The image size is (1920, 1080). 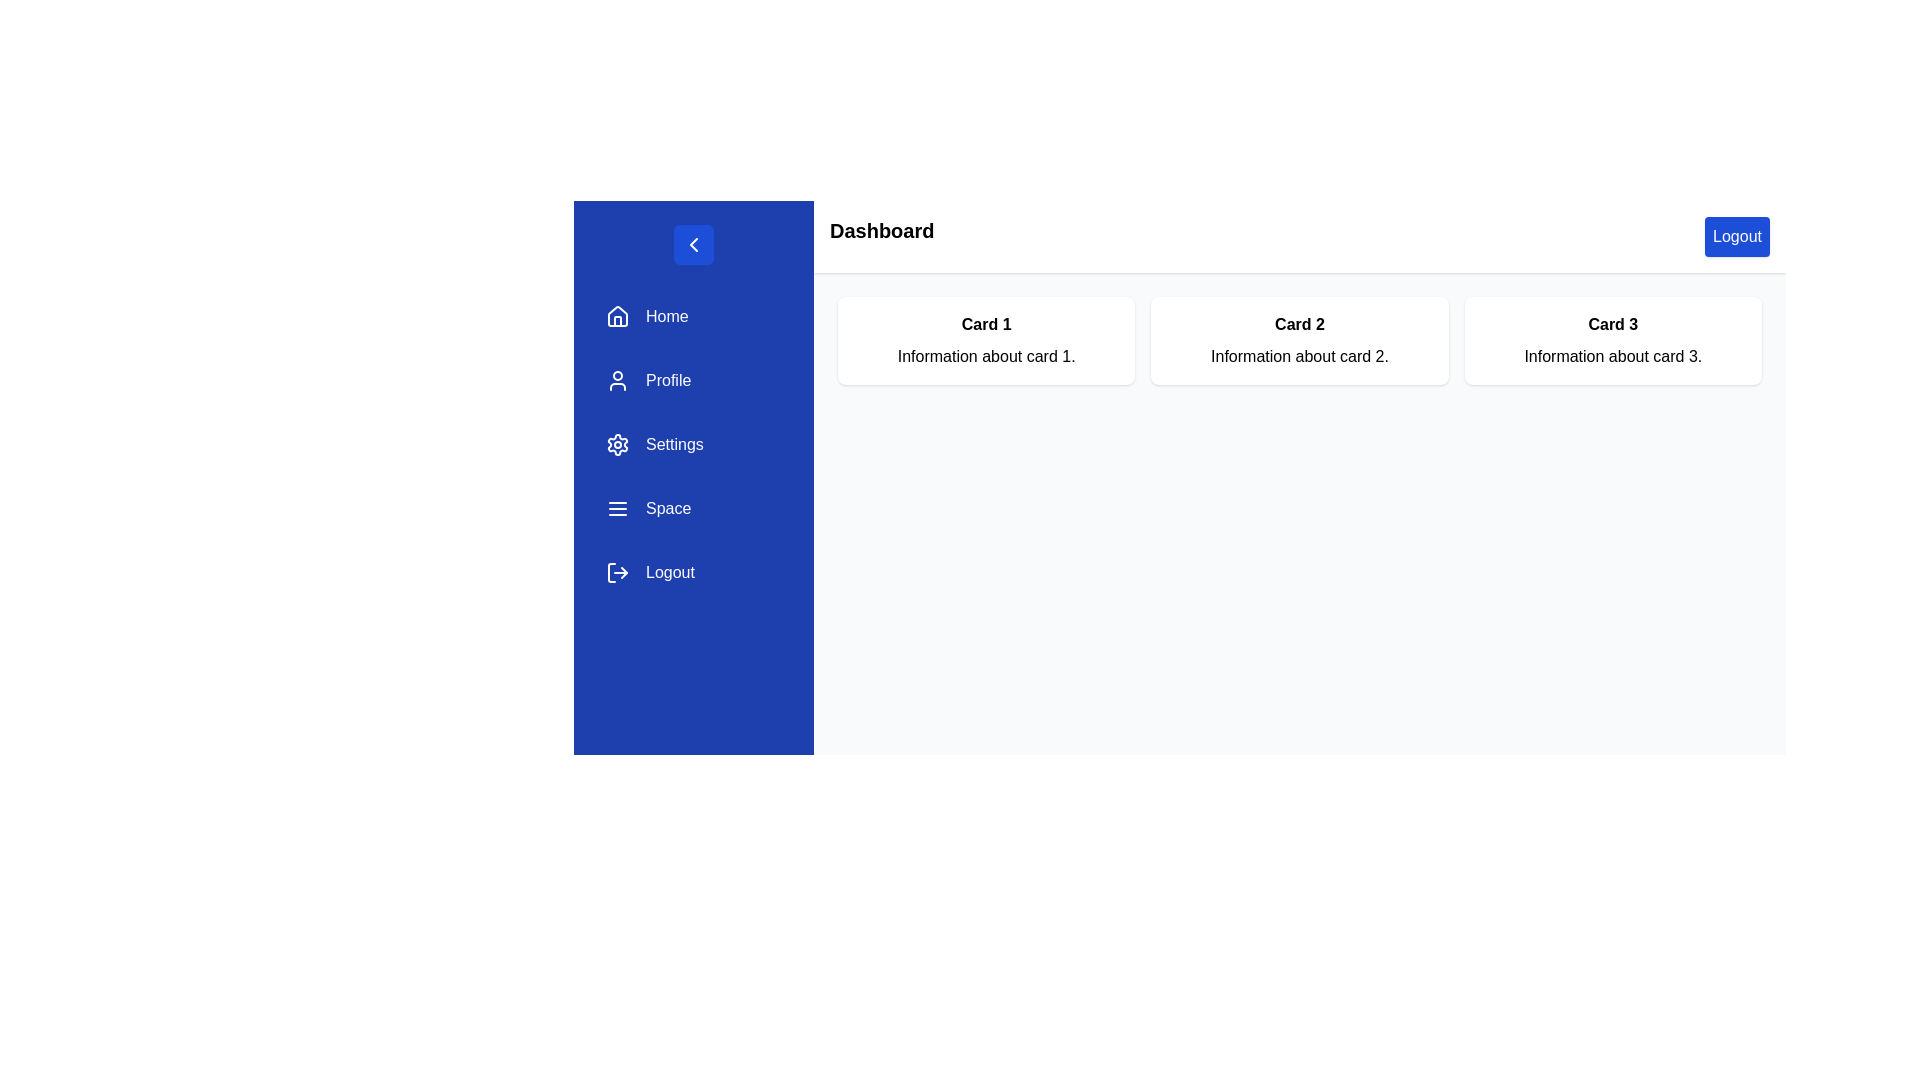 I want to click on the Static information card titled 'Card 3', which is a white rectangular card with rounded corners, positioned in the third column of the grid layout, so click(x=1613, y=339).